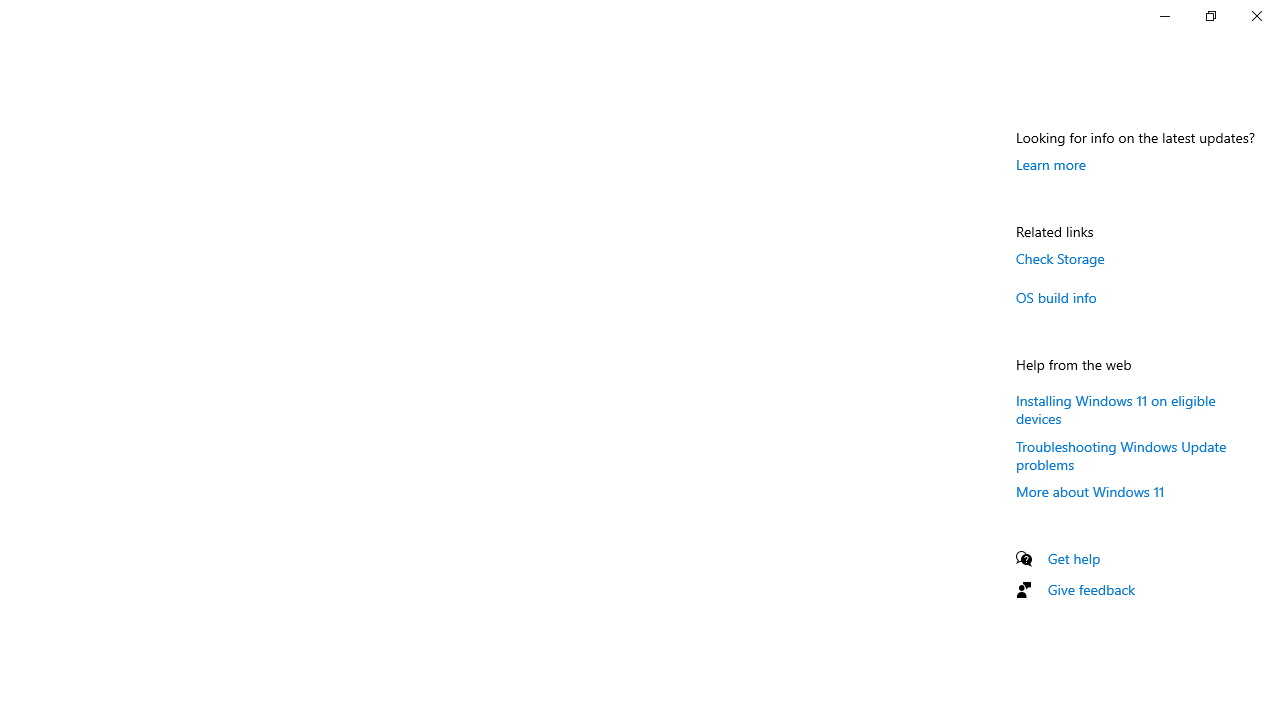 The height and width of the screenshot is (720, 1280). I want to click on 'Check Storage', so click(1059, 257).